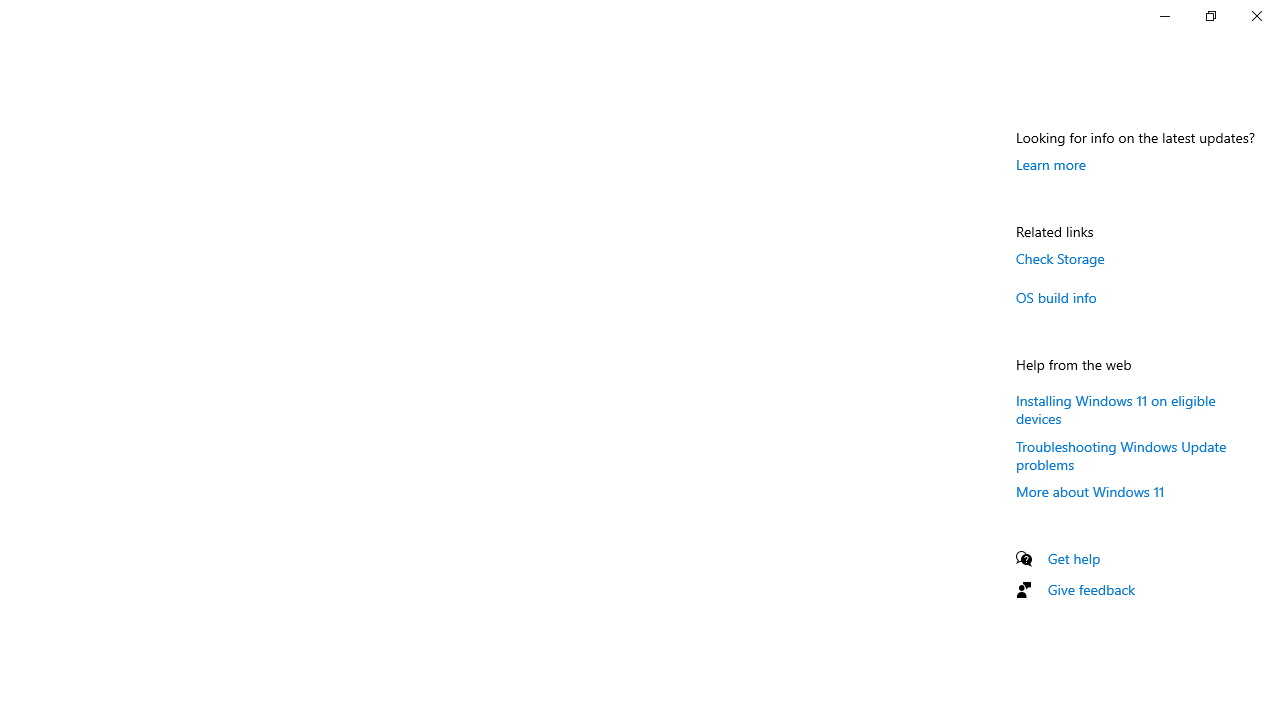 The height and width of the screenshot is (720, 1280). I want to click on 'Check Storage', so click(1059, 257).